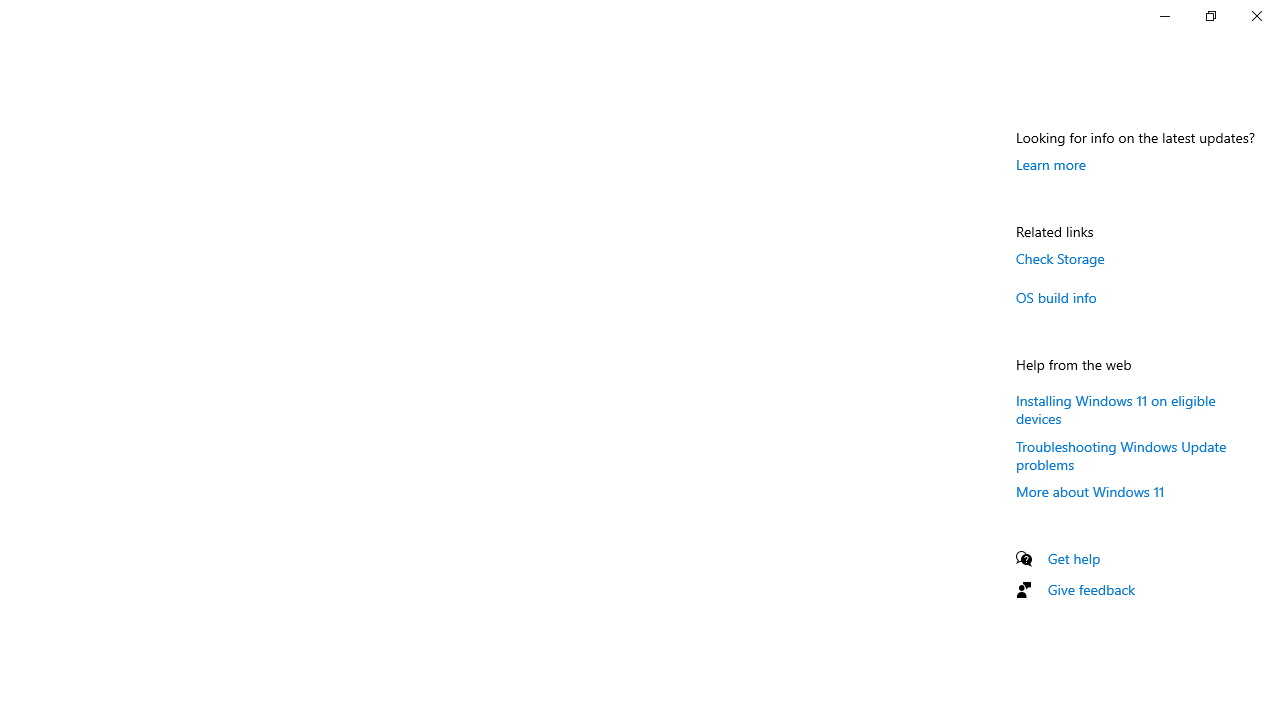 The height and width of the screenshot is (720, 1280). I want to click on 'Check Storage', so click(1059, 257).